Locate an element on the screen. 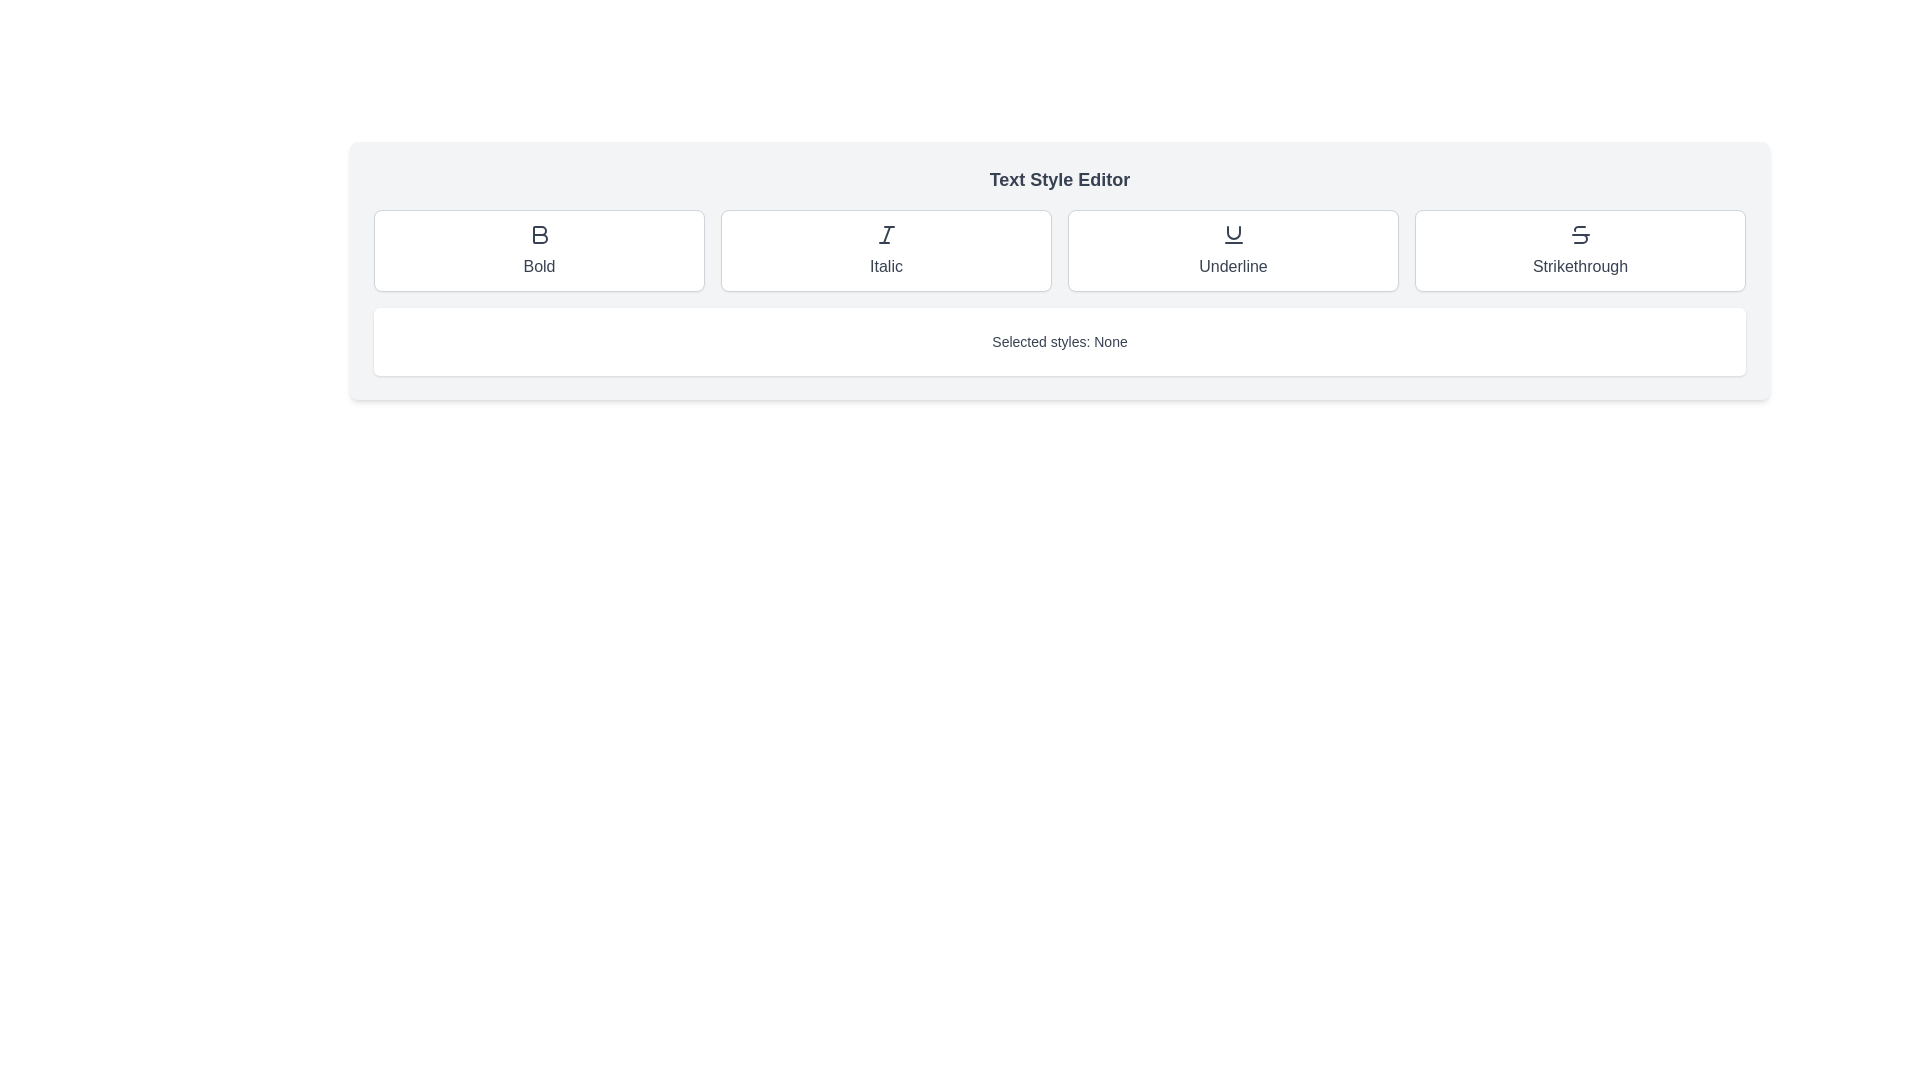 The height and width of the screenshot is (1080, 1920). the text label displaying 'Underline', which is centrally aligned beneath the 'U' icon and is the third element in a horizontally arranged button set is located at coordinates (1232, 265).